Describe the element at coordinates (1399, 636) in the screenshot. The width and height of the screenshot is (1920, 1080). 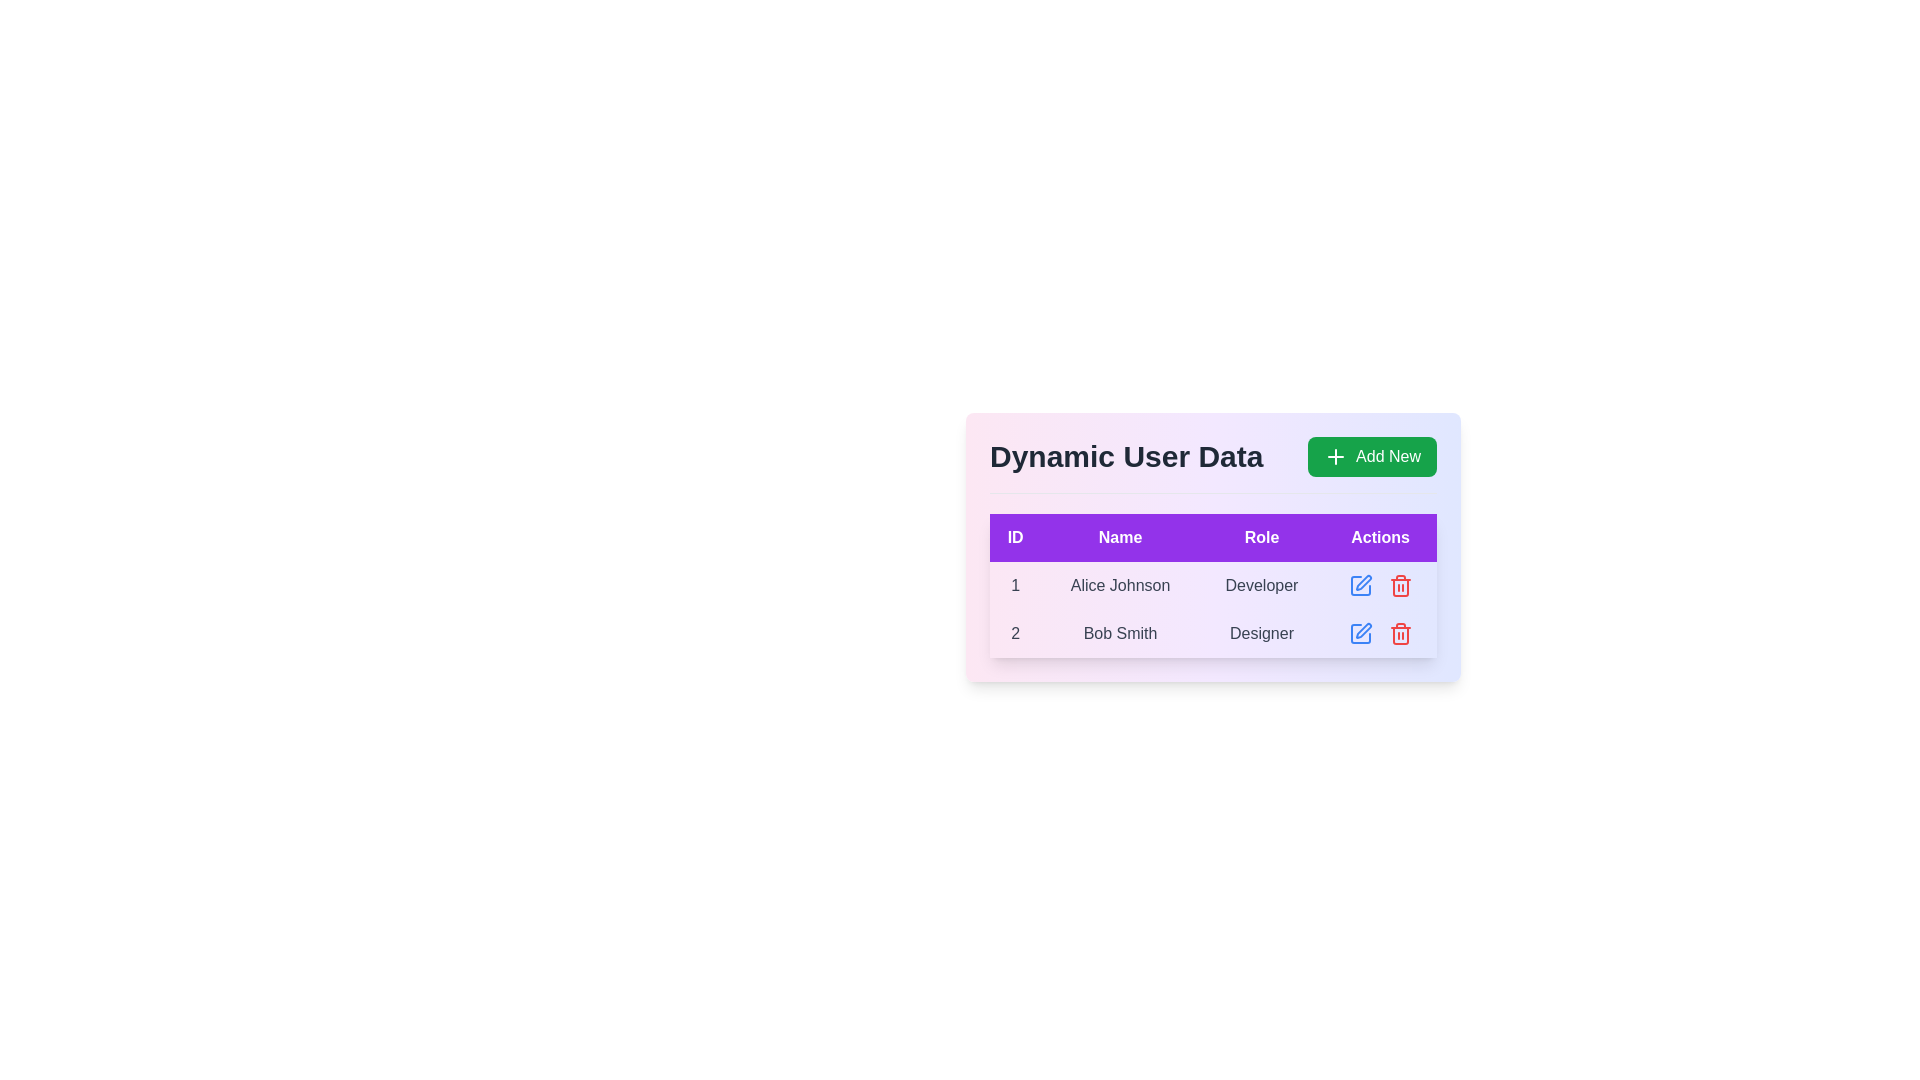
I see `the middle segment of the trash bin icon located in the 'Actions' column of the second row of the data table` at that location.